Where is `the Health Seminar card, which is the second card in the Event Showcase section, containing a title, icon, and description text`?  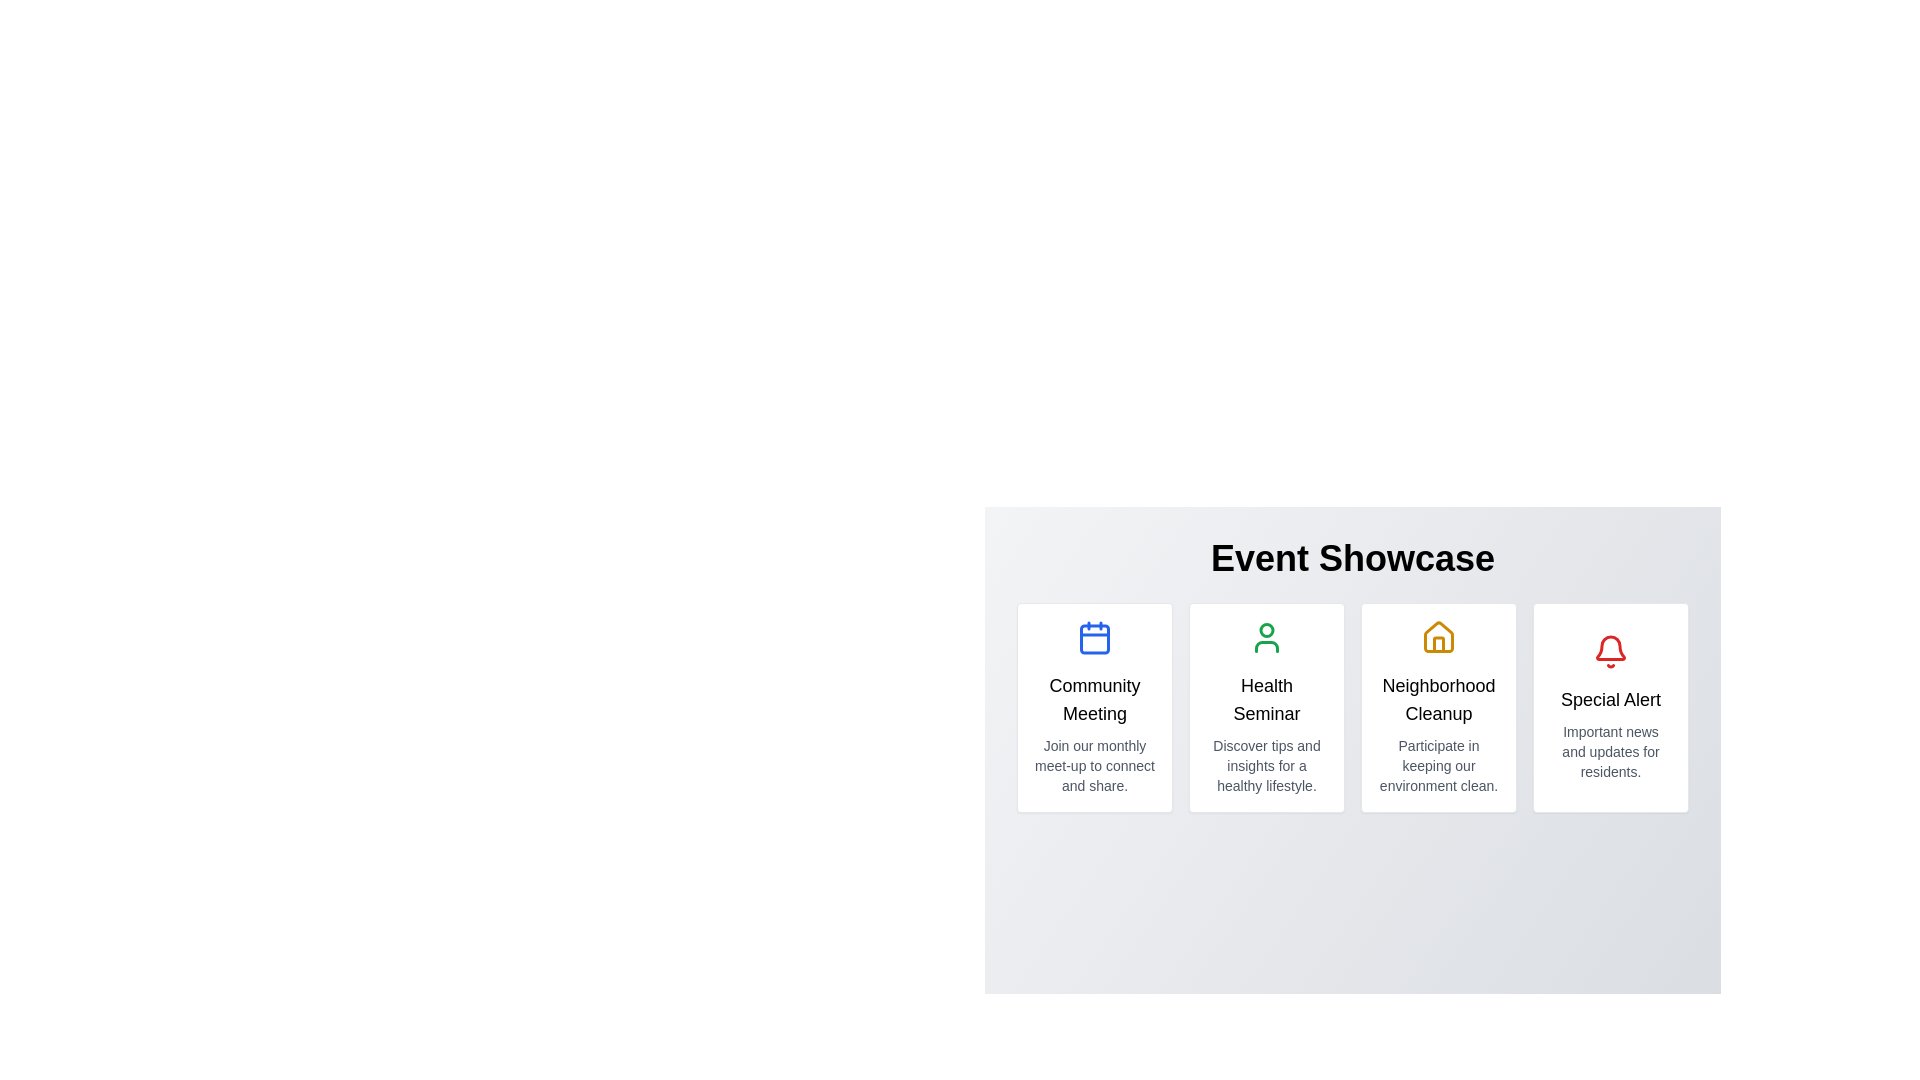 the Health Seminar card, which is the second card in the Event Showcase section, containing a title, icon, and description text is located at coordinates (1266, 707).